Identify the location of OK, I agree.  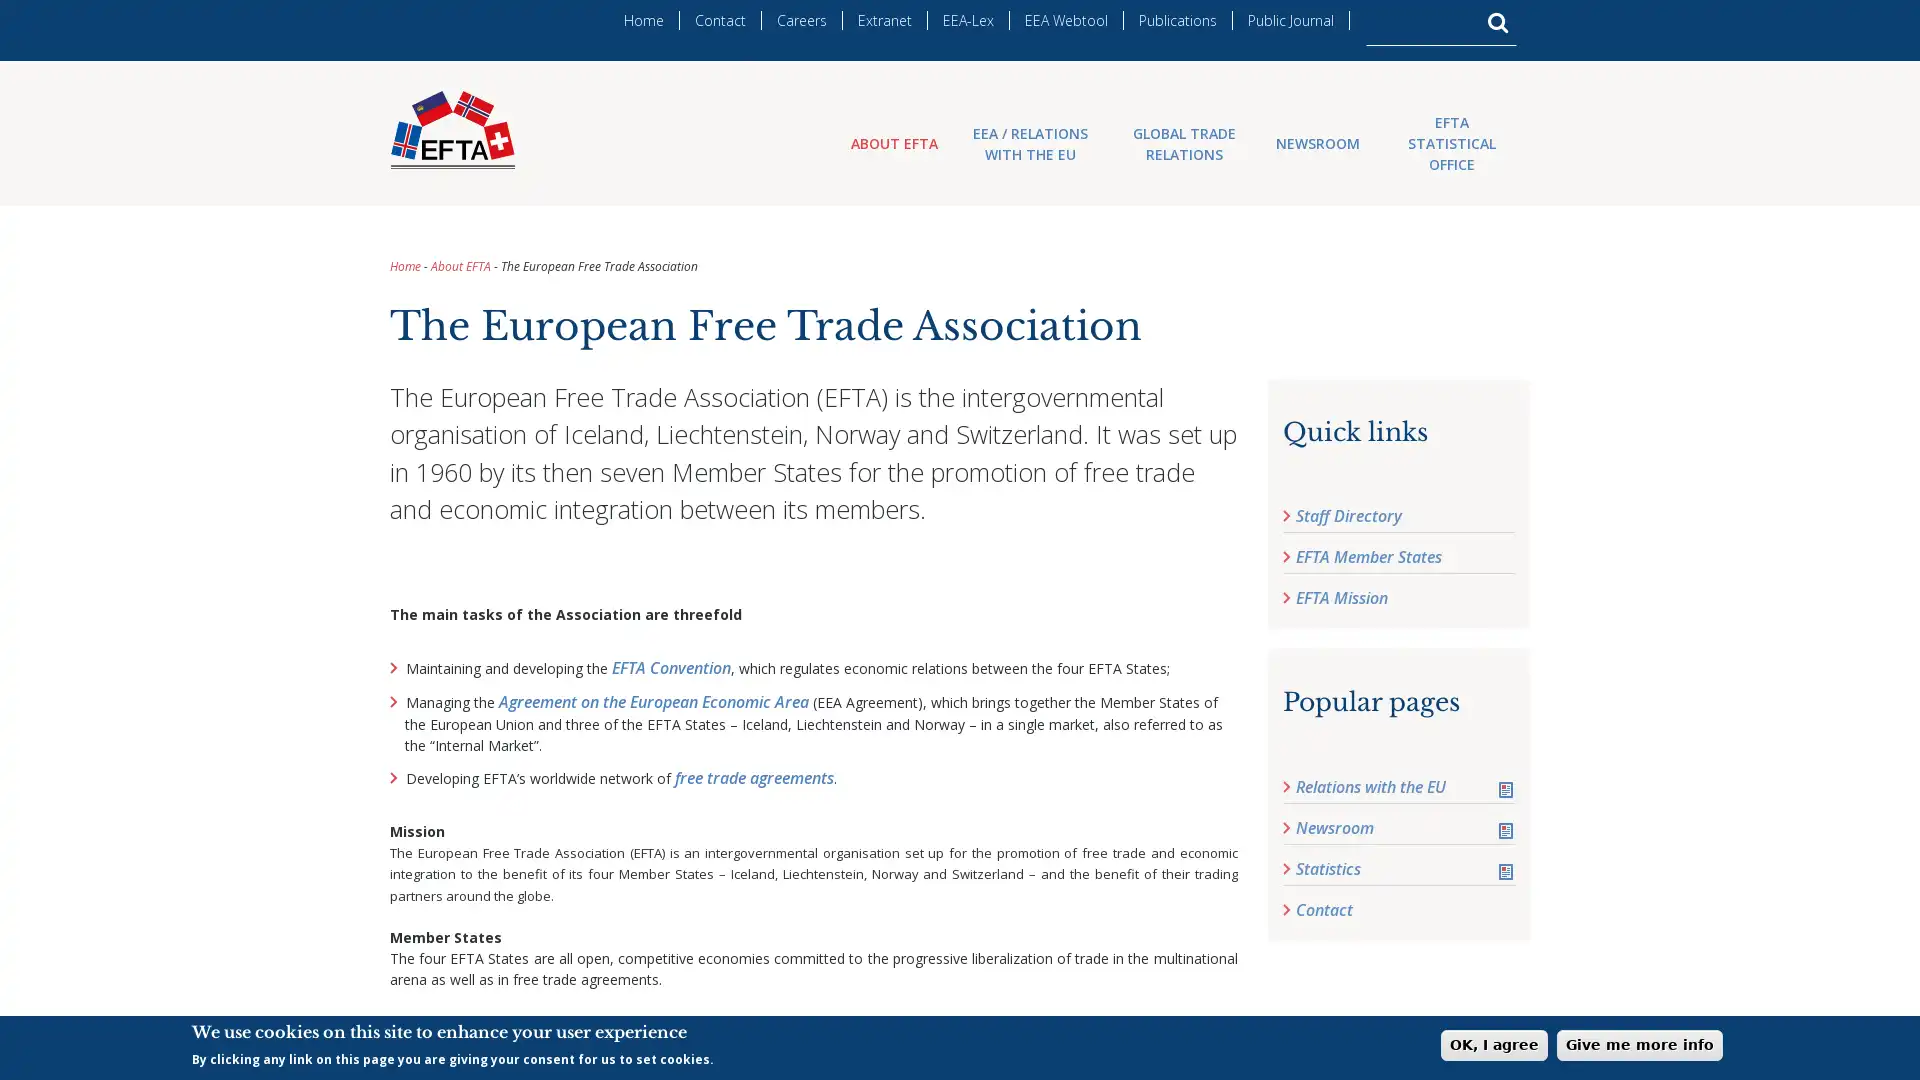
(1494, 1044).